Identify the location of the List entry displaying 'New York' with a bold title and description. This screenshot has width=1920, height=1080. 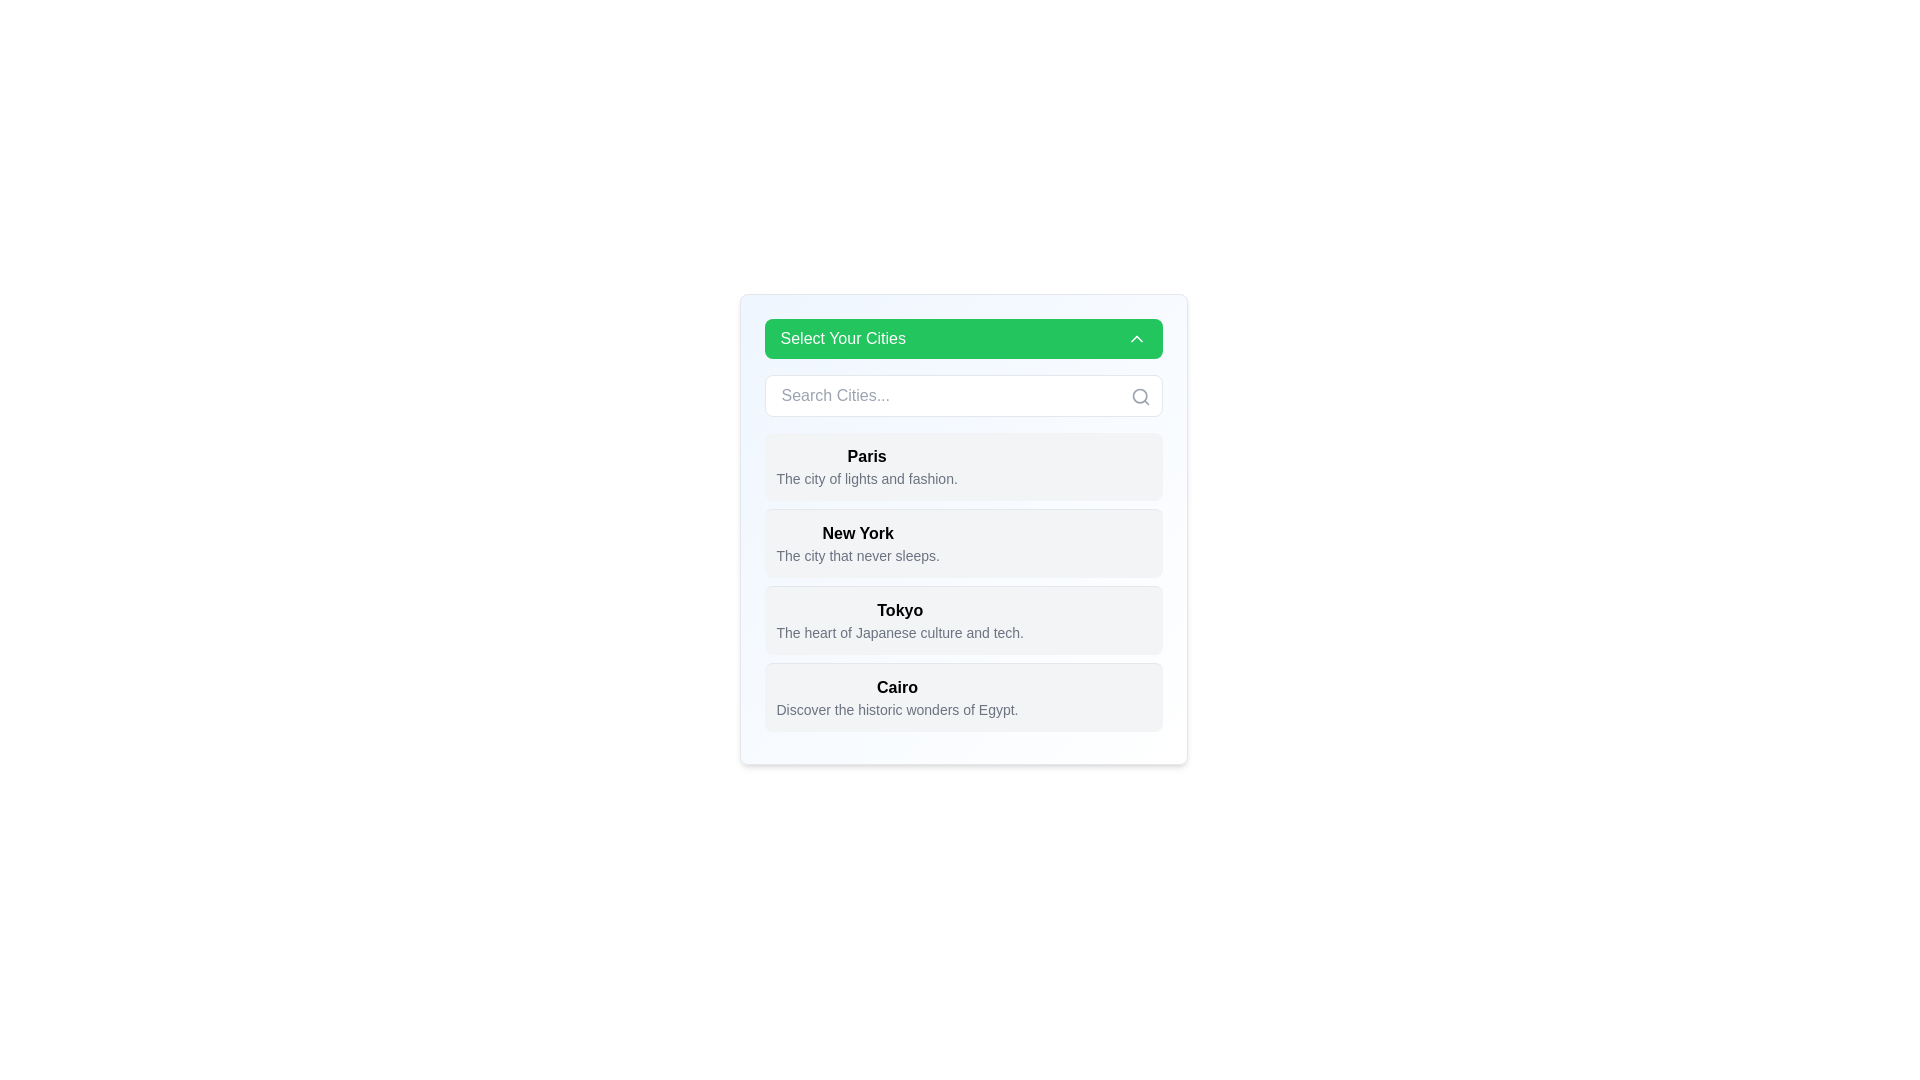
(963, 553).